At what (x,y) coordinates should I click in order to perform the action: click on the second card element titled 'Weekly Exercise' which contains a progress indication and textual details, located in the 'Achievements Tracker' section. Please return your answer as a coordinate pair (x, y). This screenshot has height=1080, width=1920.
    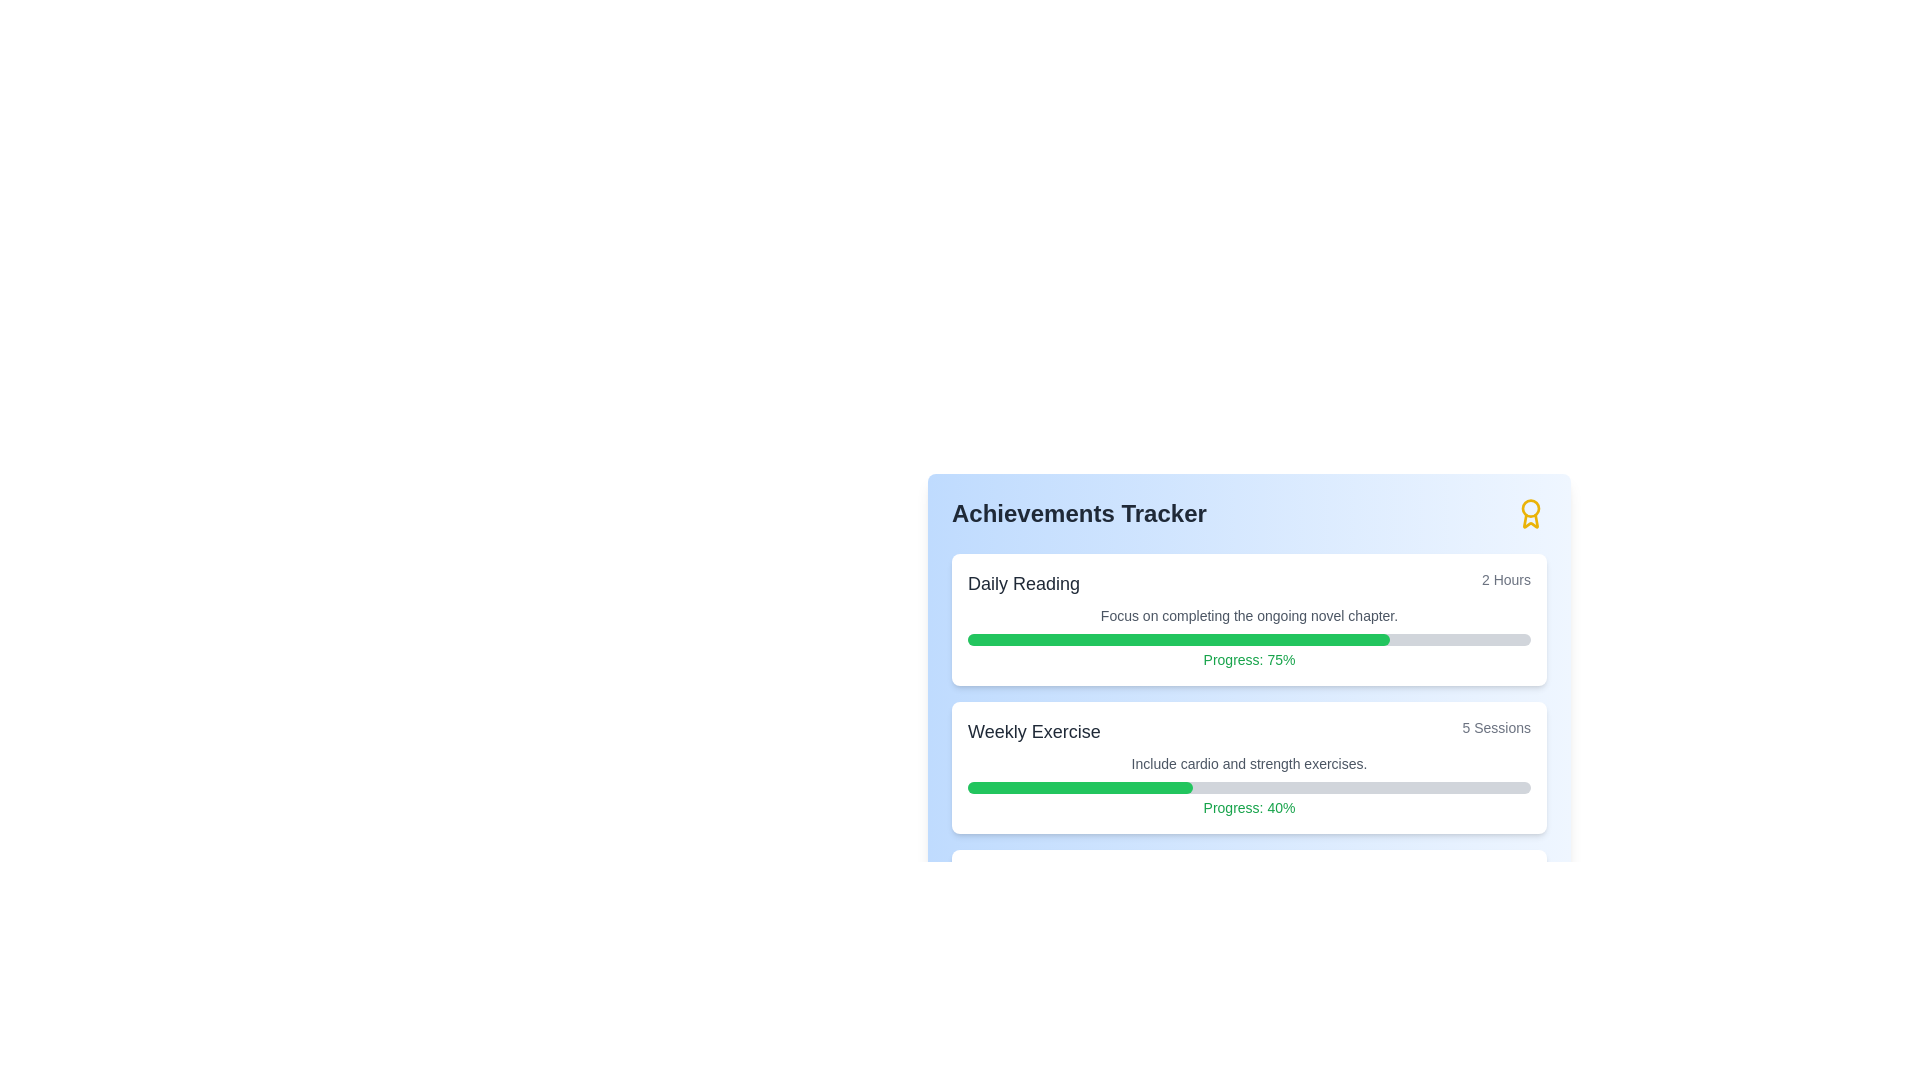
    Looking at the image, I should click on (1248, 766).